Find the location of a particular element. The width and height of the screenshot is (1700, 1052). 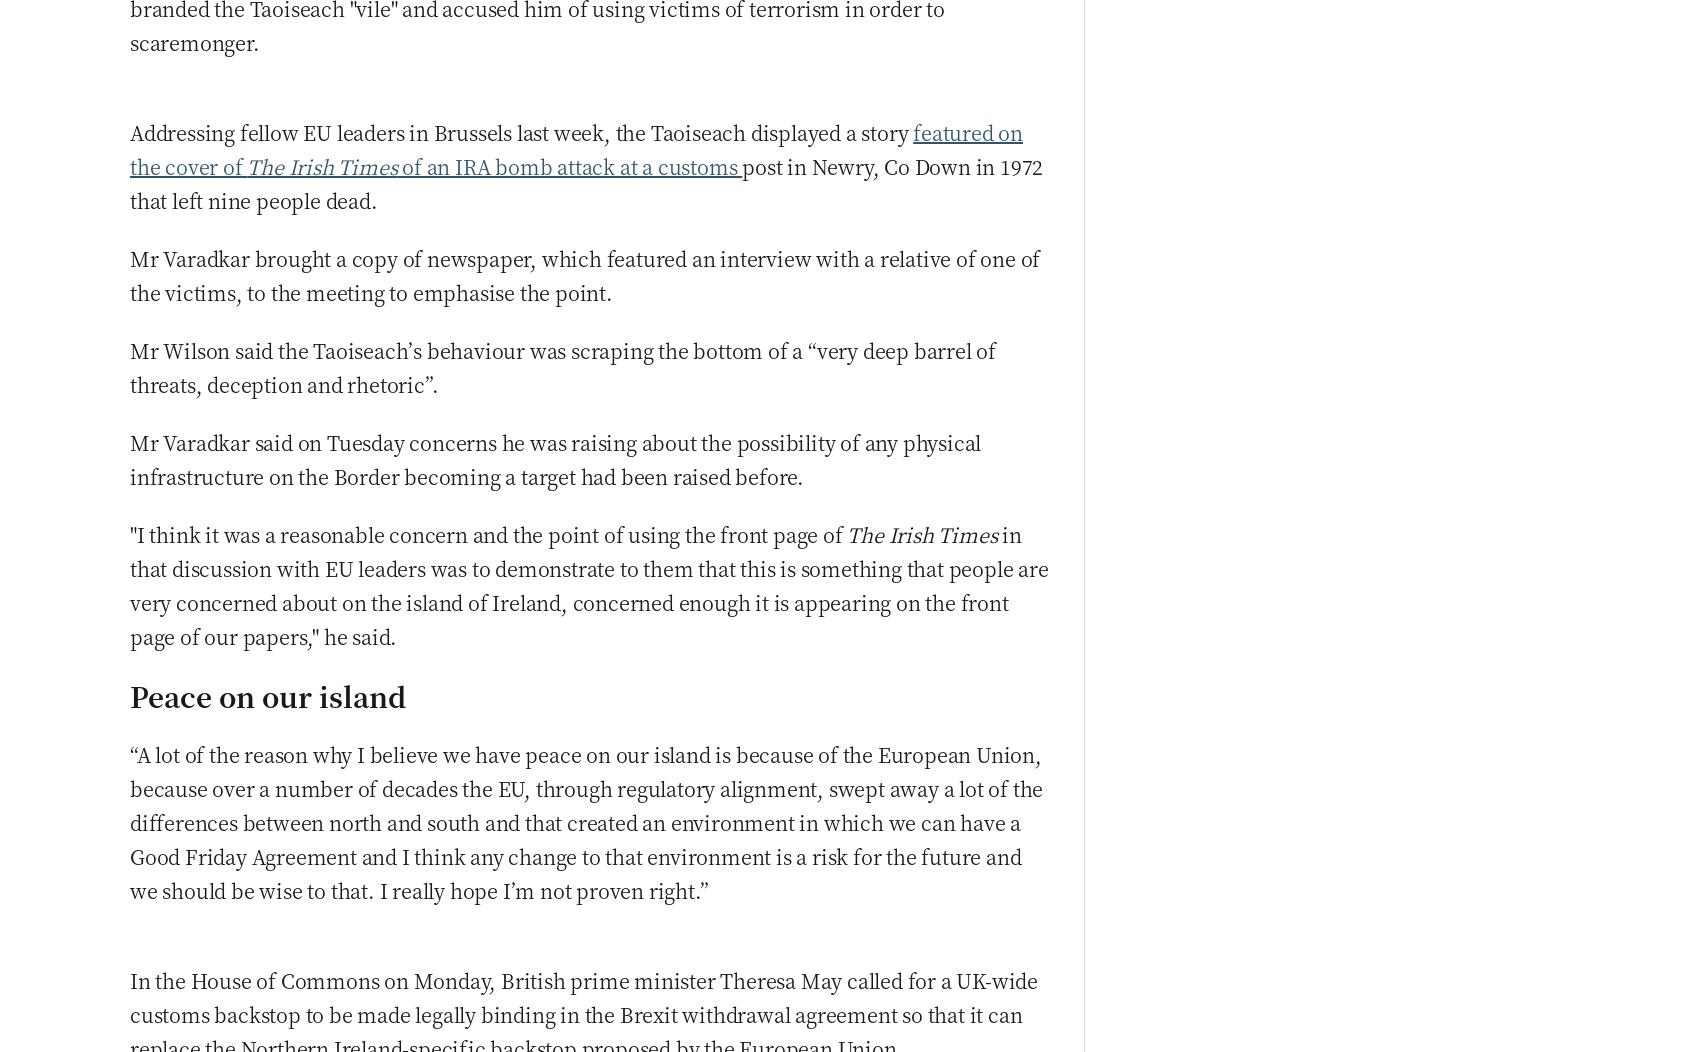

'“A lot of the reason why I believe we have peace on our island is because of the European Union, because over a number of decades the EU, through regulatory alignment, swept away a lot of the differences between north and south and that created an environment in which we can have a Good Friday Agreement and I think any change to that environment is a risk for the future and we should be wise to that. I really hope I’m not proven right.”' is located at coordinates (129, 821).